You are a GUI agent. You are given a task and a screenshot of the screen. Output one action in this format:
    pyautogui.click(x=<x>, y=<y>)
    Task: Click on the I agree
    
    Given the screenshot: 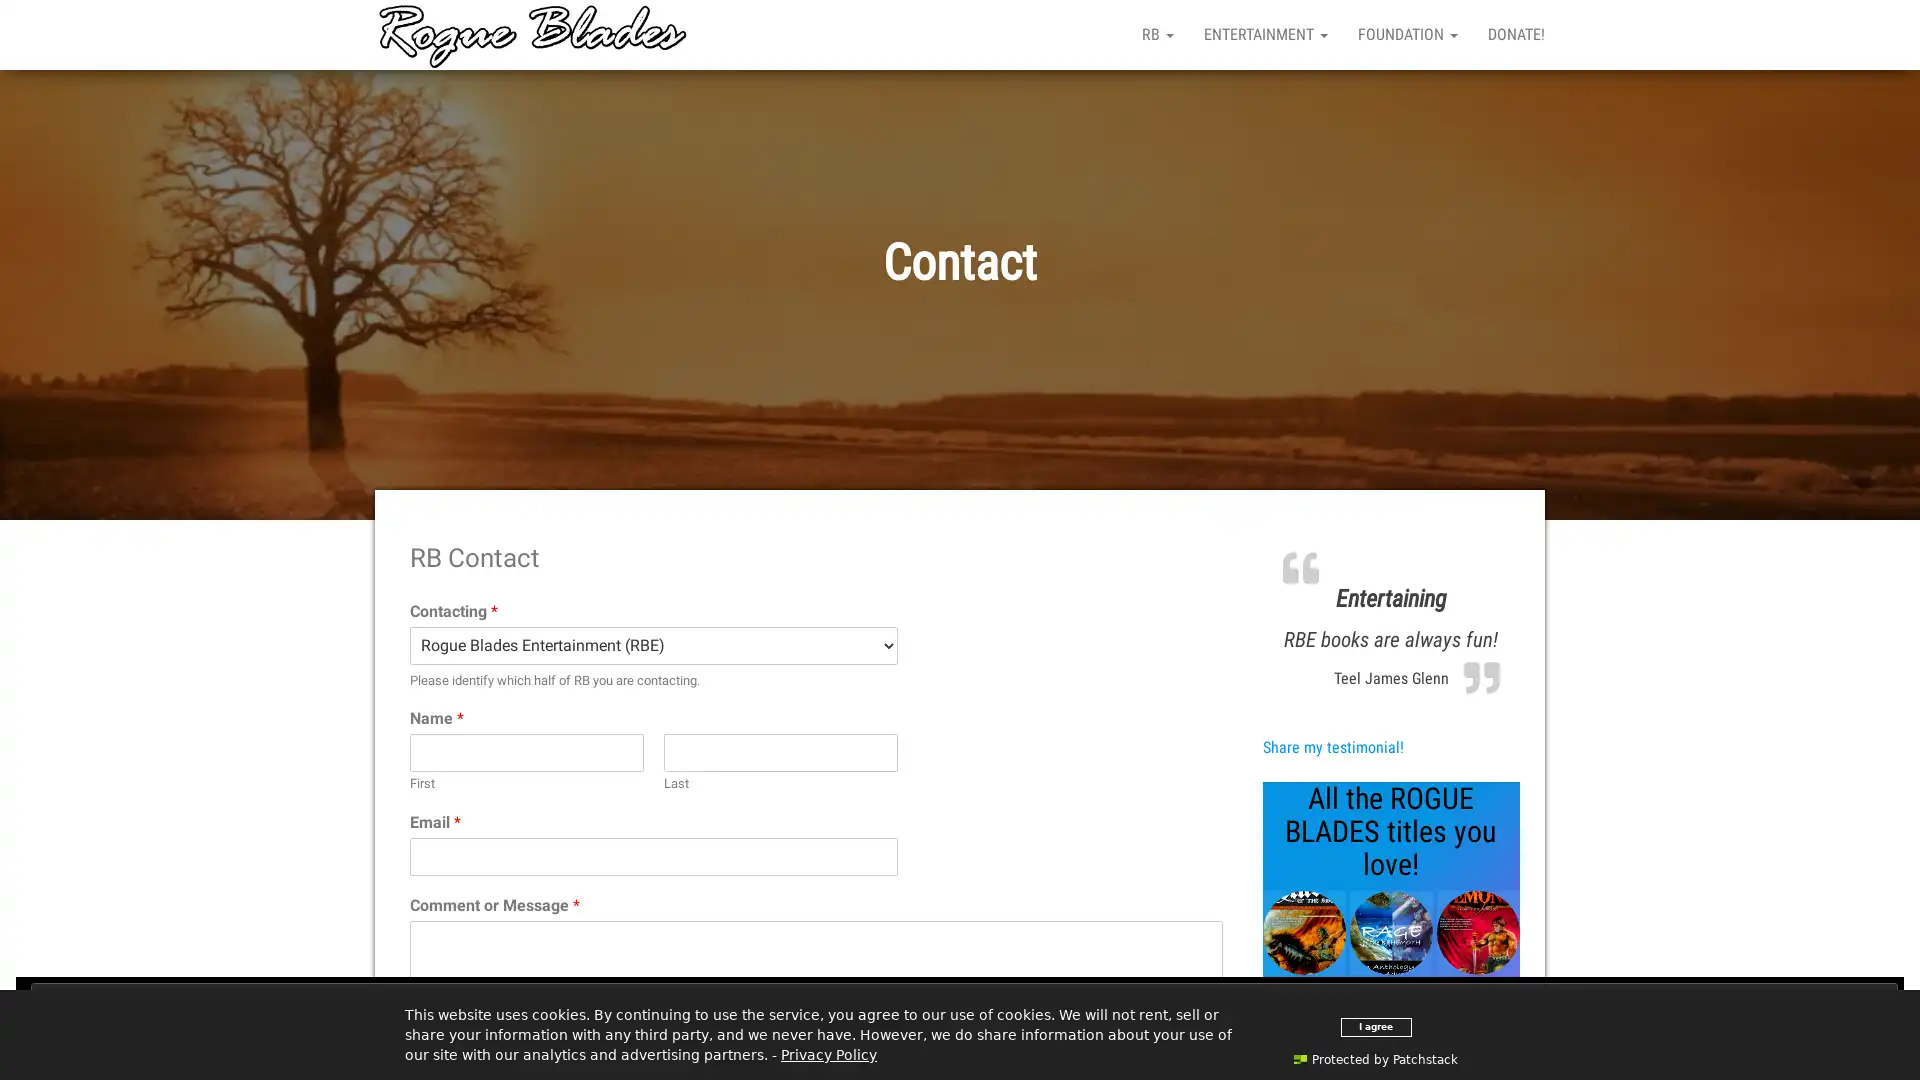 What is the action you would take?
    pyautogui.click(x=1374, y=1026)
    